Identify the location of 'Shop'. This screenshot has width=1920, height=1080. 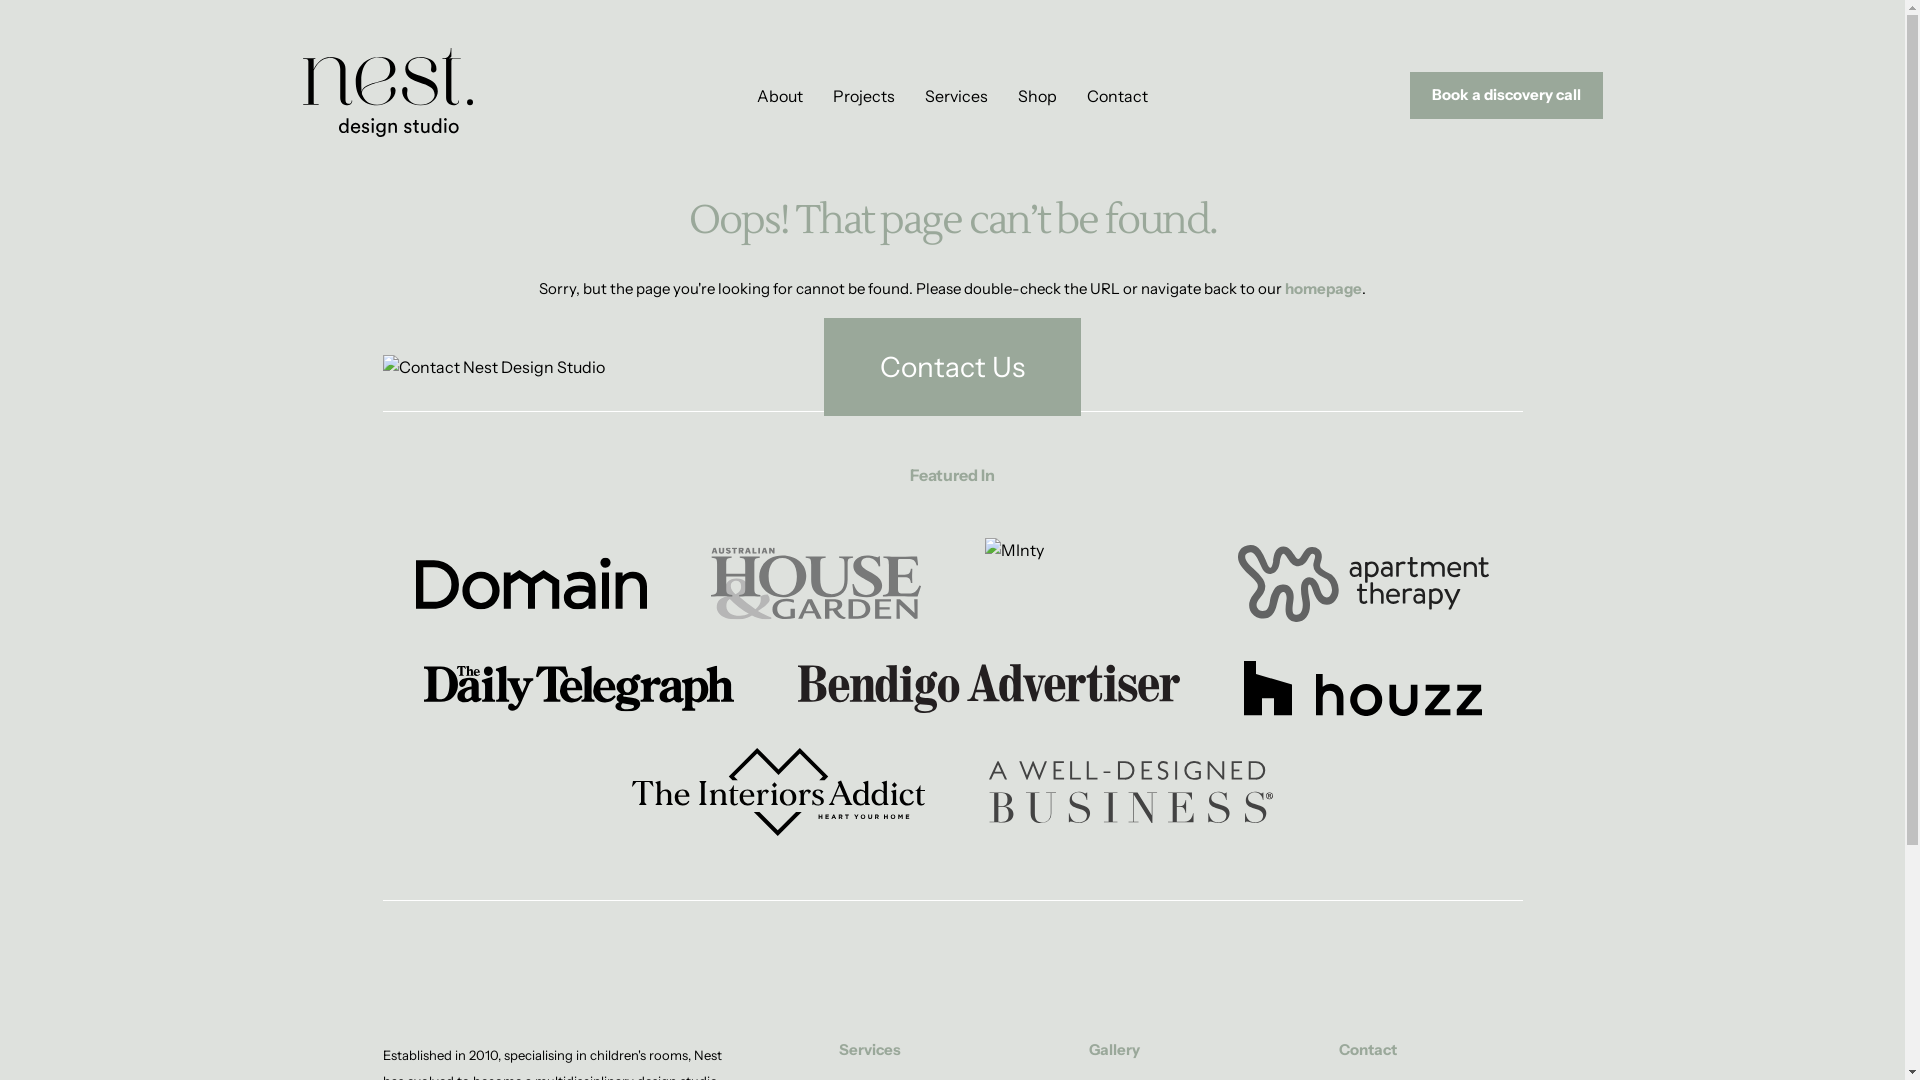
(1017, 96).